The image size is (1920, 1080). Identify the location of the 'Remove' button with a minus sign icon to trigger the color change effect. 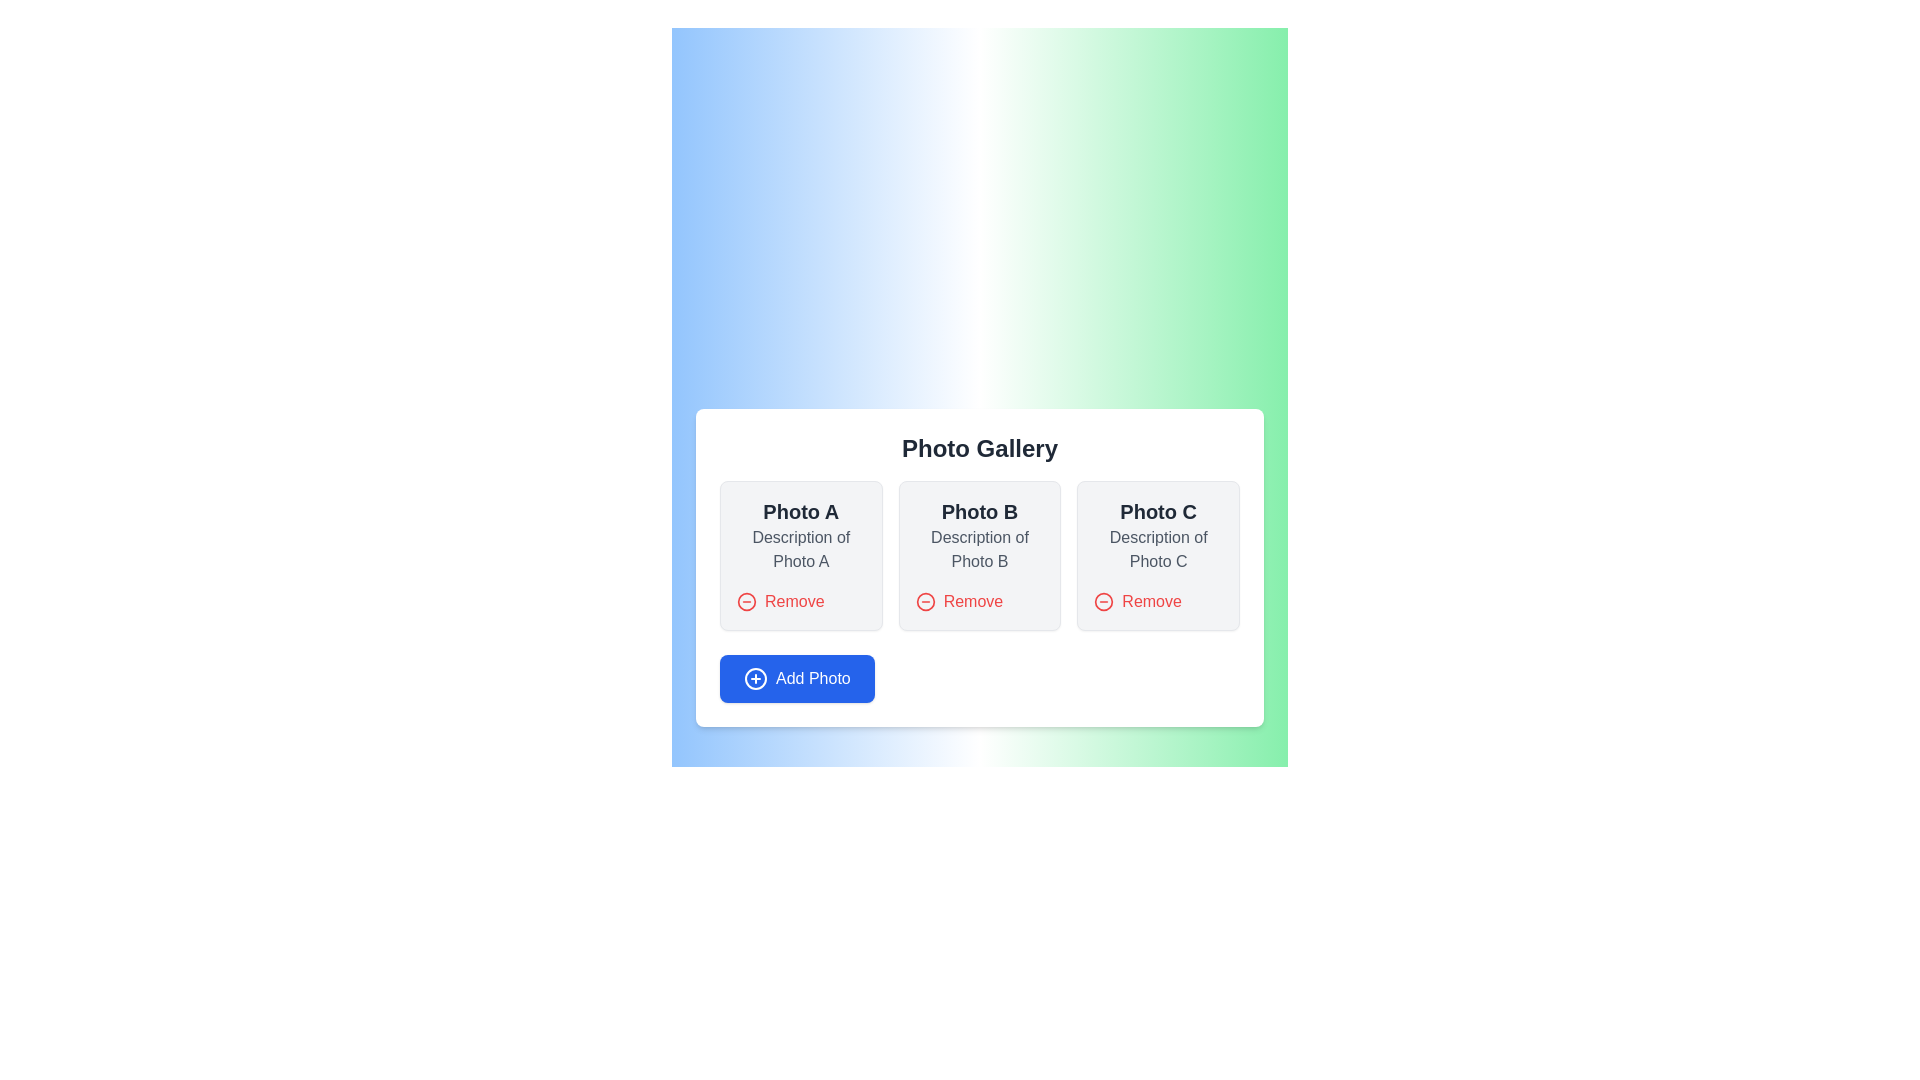
(779, 600).